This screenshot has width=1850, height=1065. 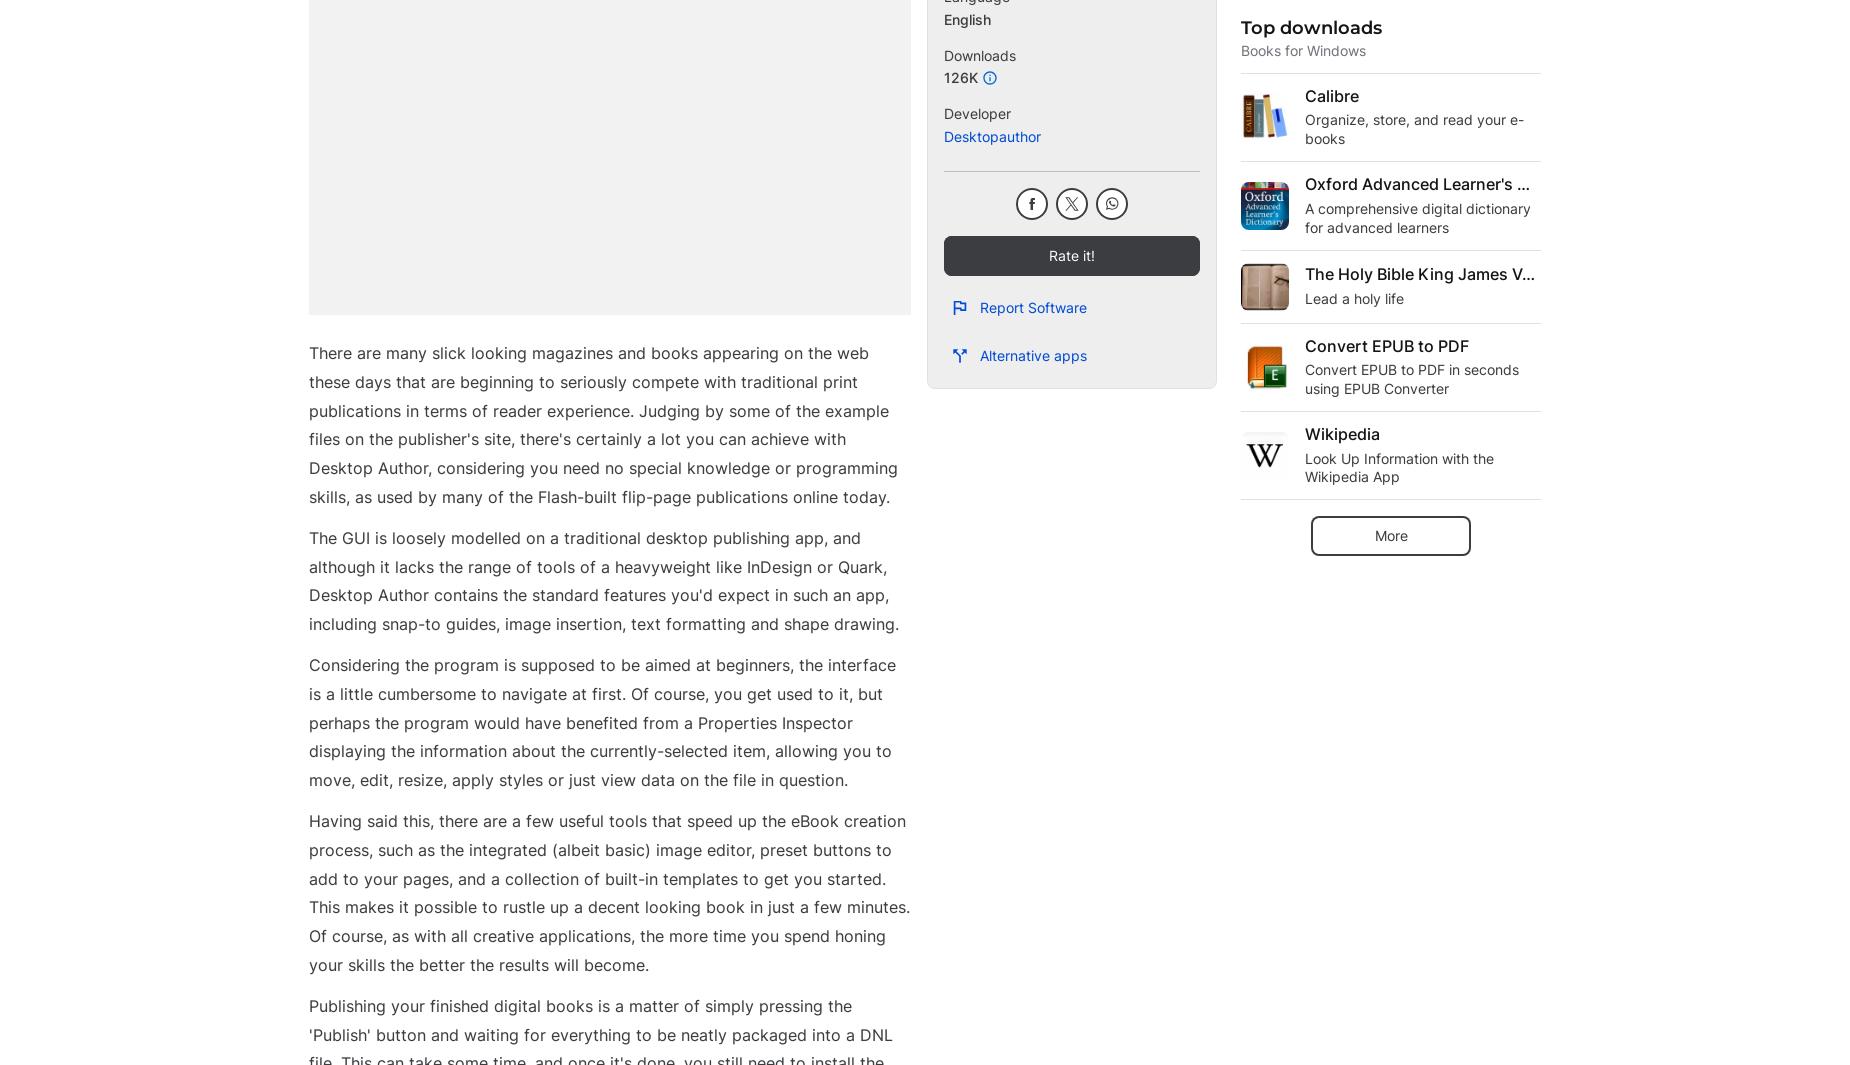 I want to click on 'Monetization solutions for Publishers', so click(x=736, y=1008).